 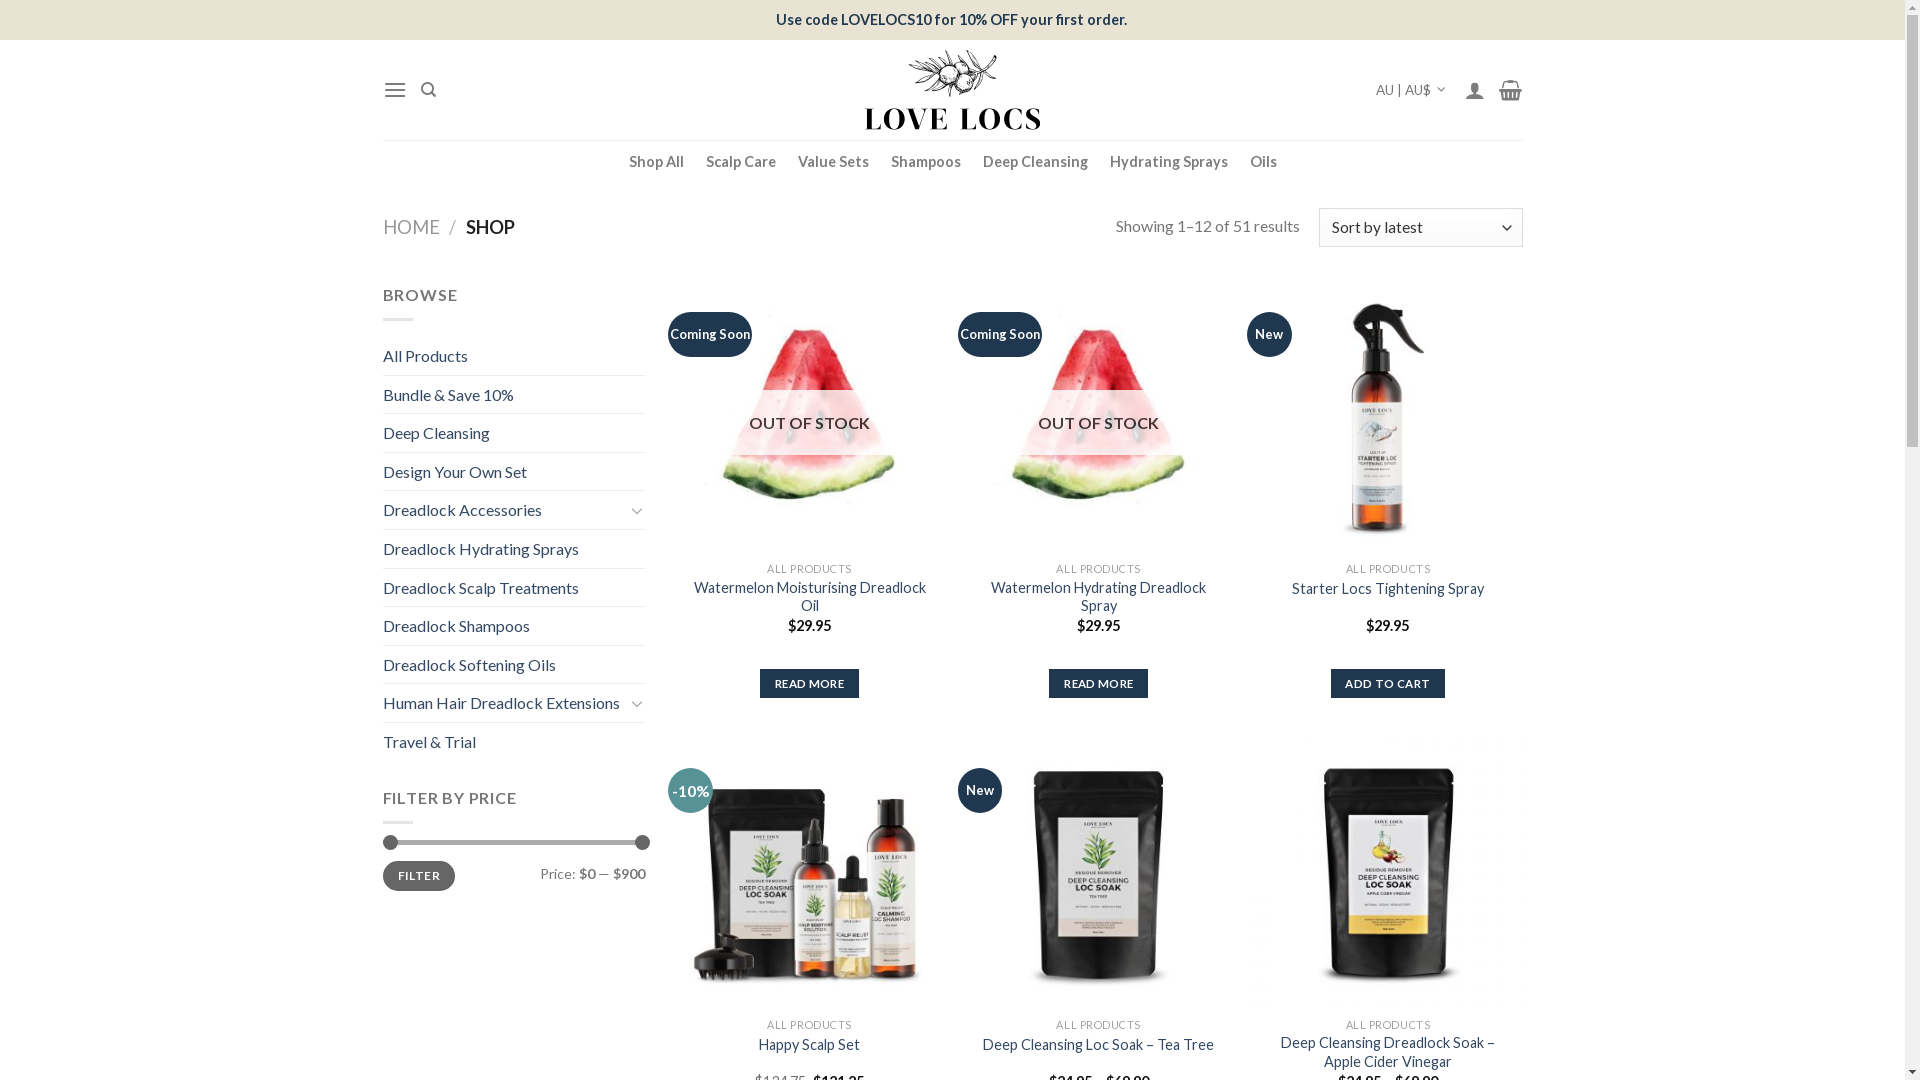 I want to click on 'Dreadlock Hydrating Sprays', so click(x=513, y=548).